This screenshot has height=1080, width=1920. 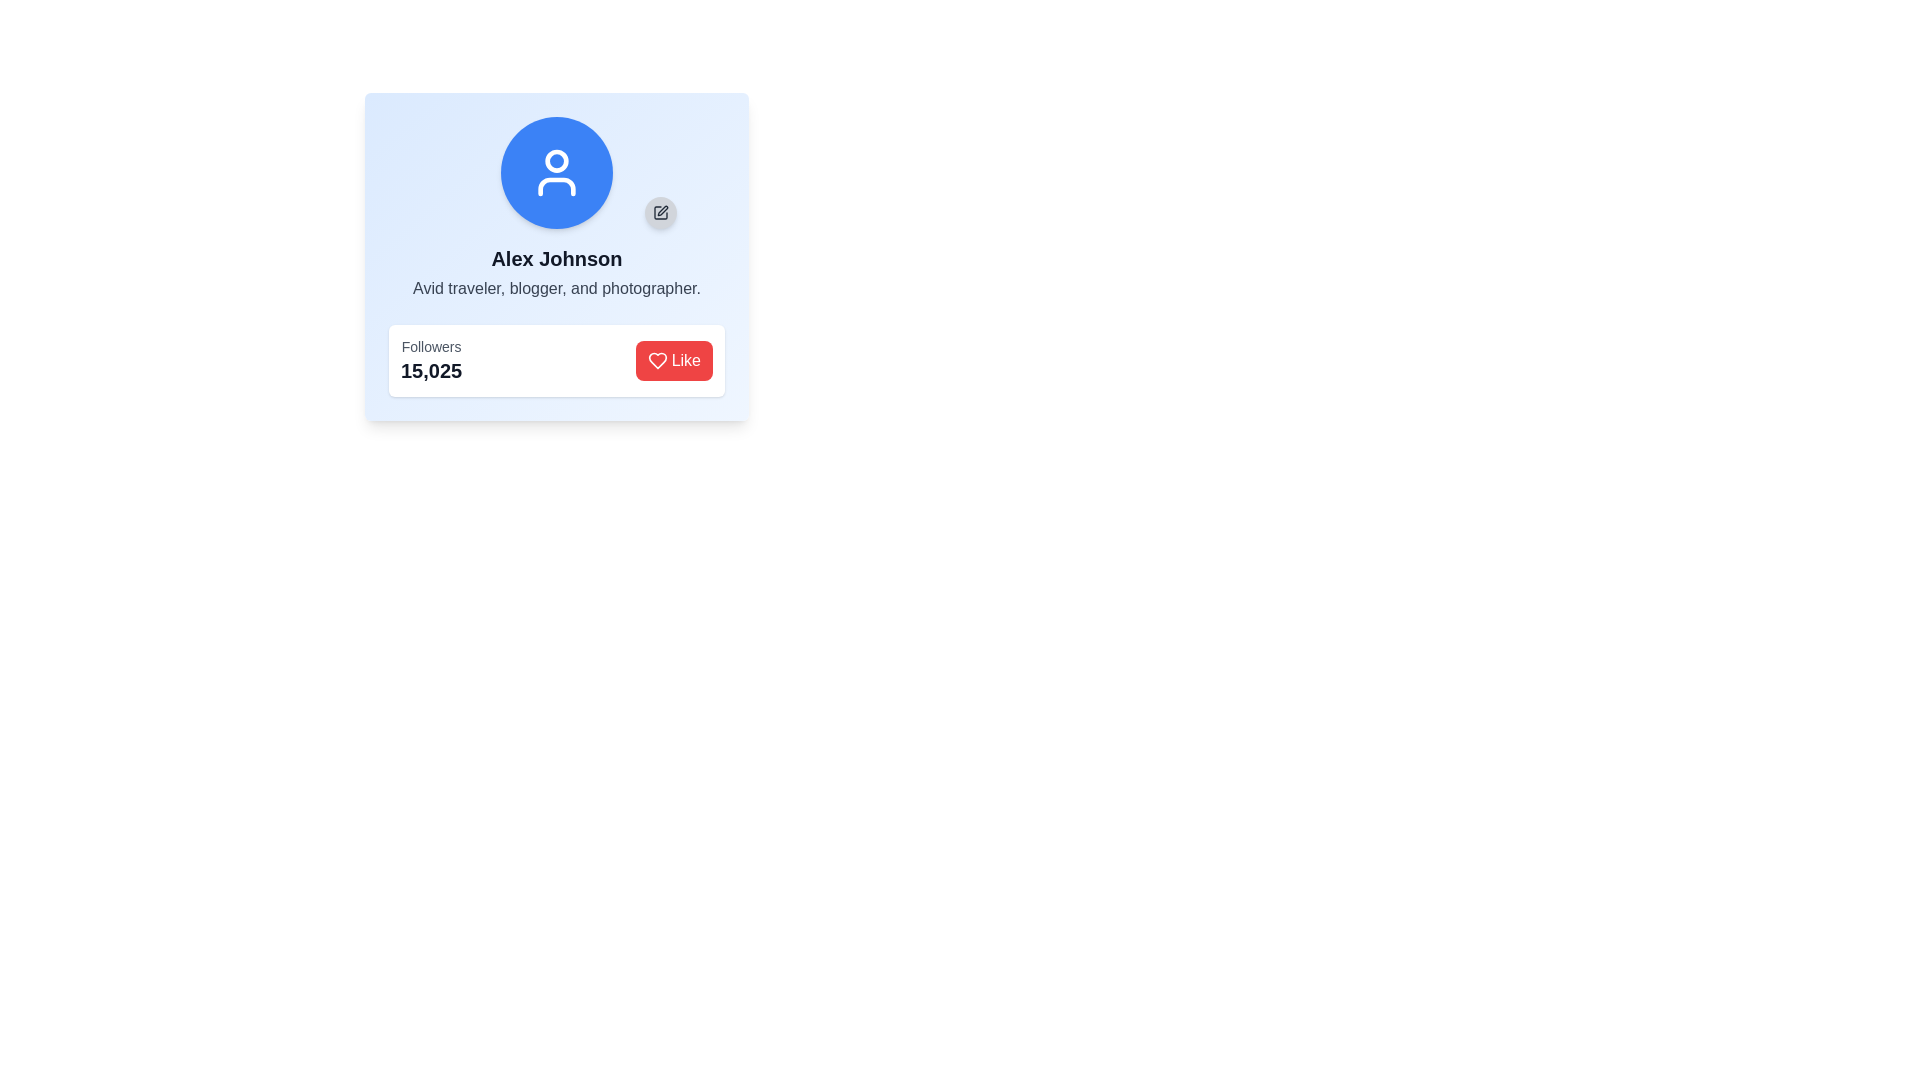 I want to click on the text element displaying the number of followers associated with the user in the card layout, located under the 'Followers' label and to the left of the 'Like' button, so click(x=430, y=370).